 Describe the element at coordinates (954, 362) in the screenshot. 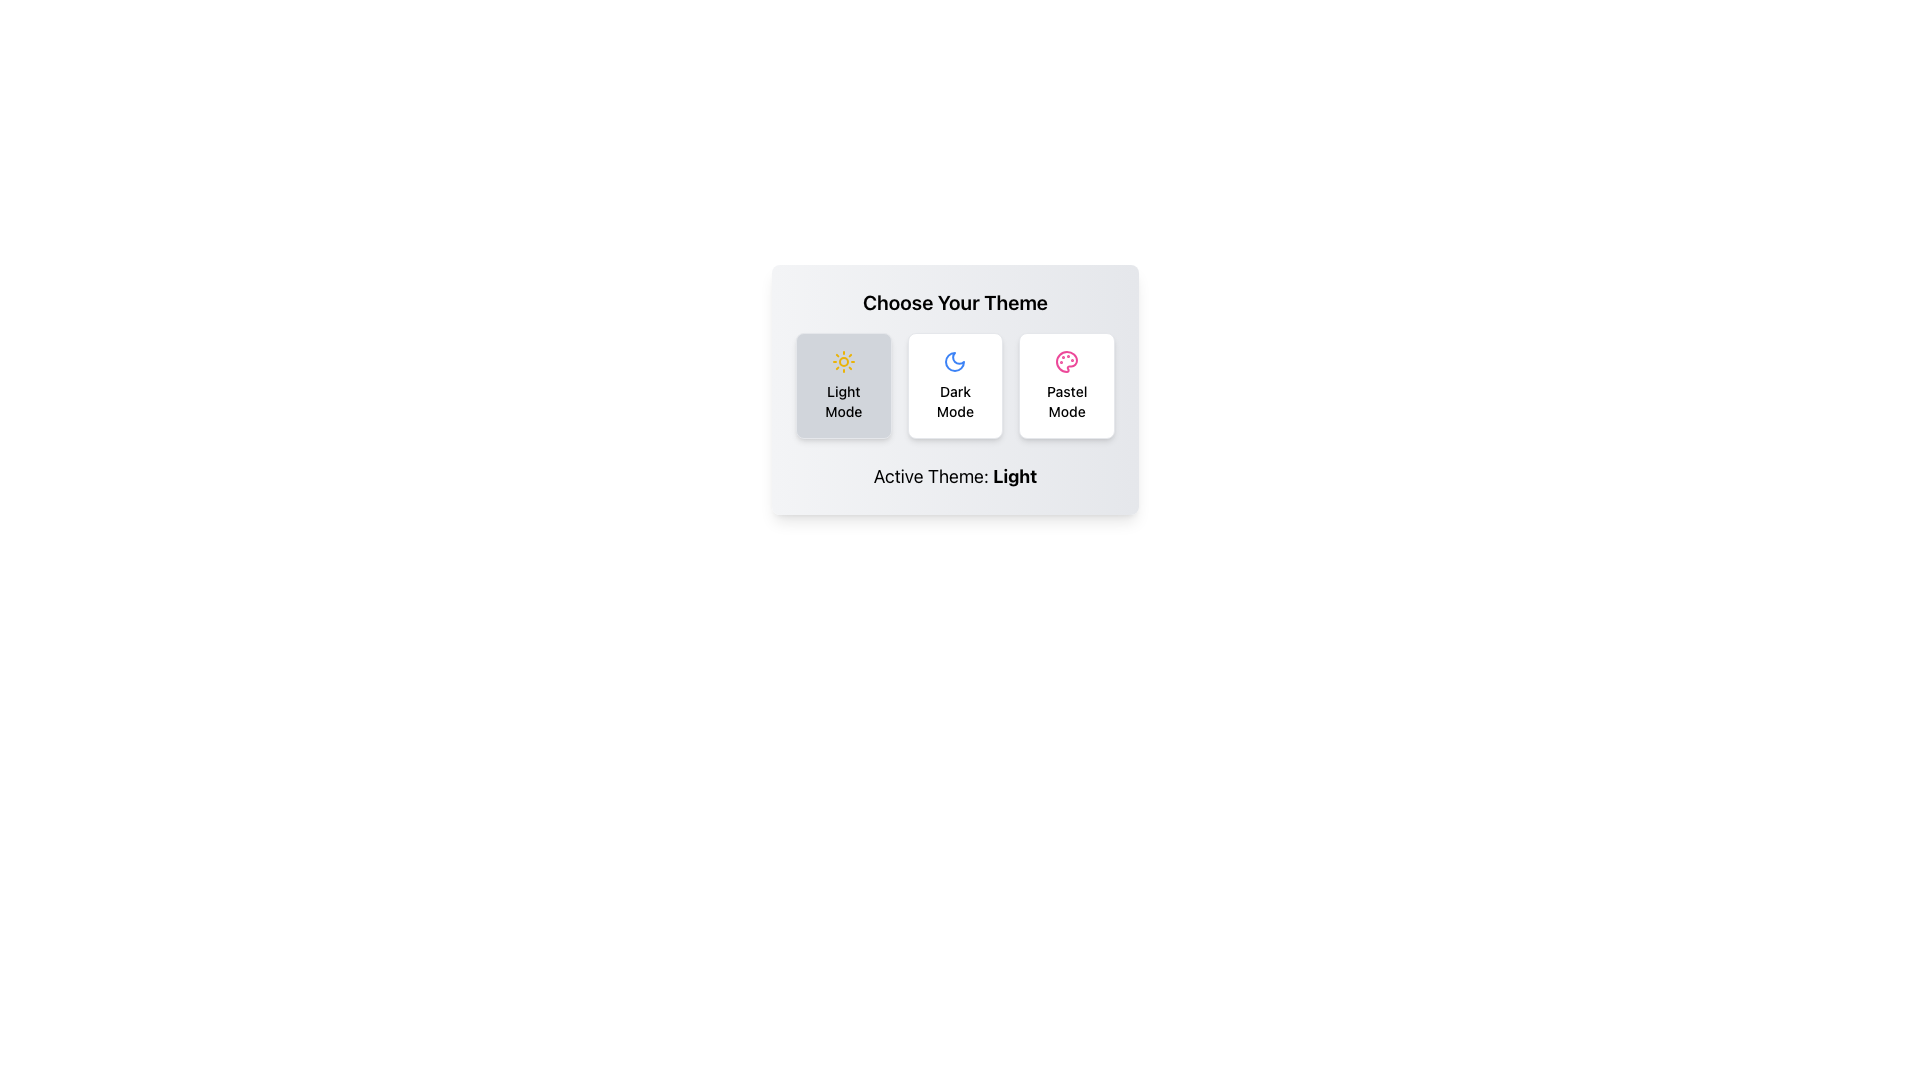

I see `the Dark Mode icon, which is centrally located between the sun and palette icons in the theme selection options` at that location.